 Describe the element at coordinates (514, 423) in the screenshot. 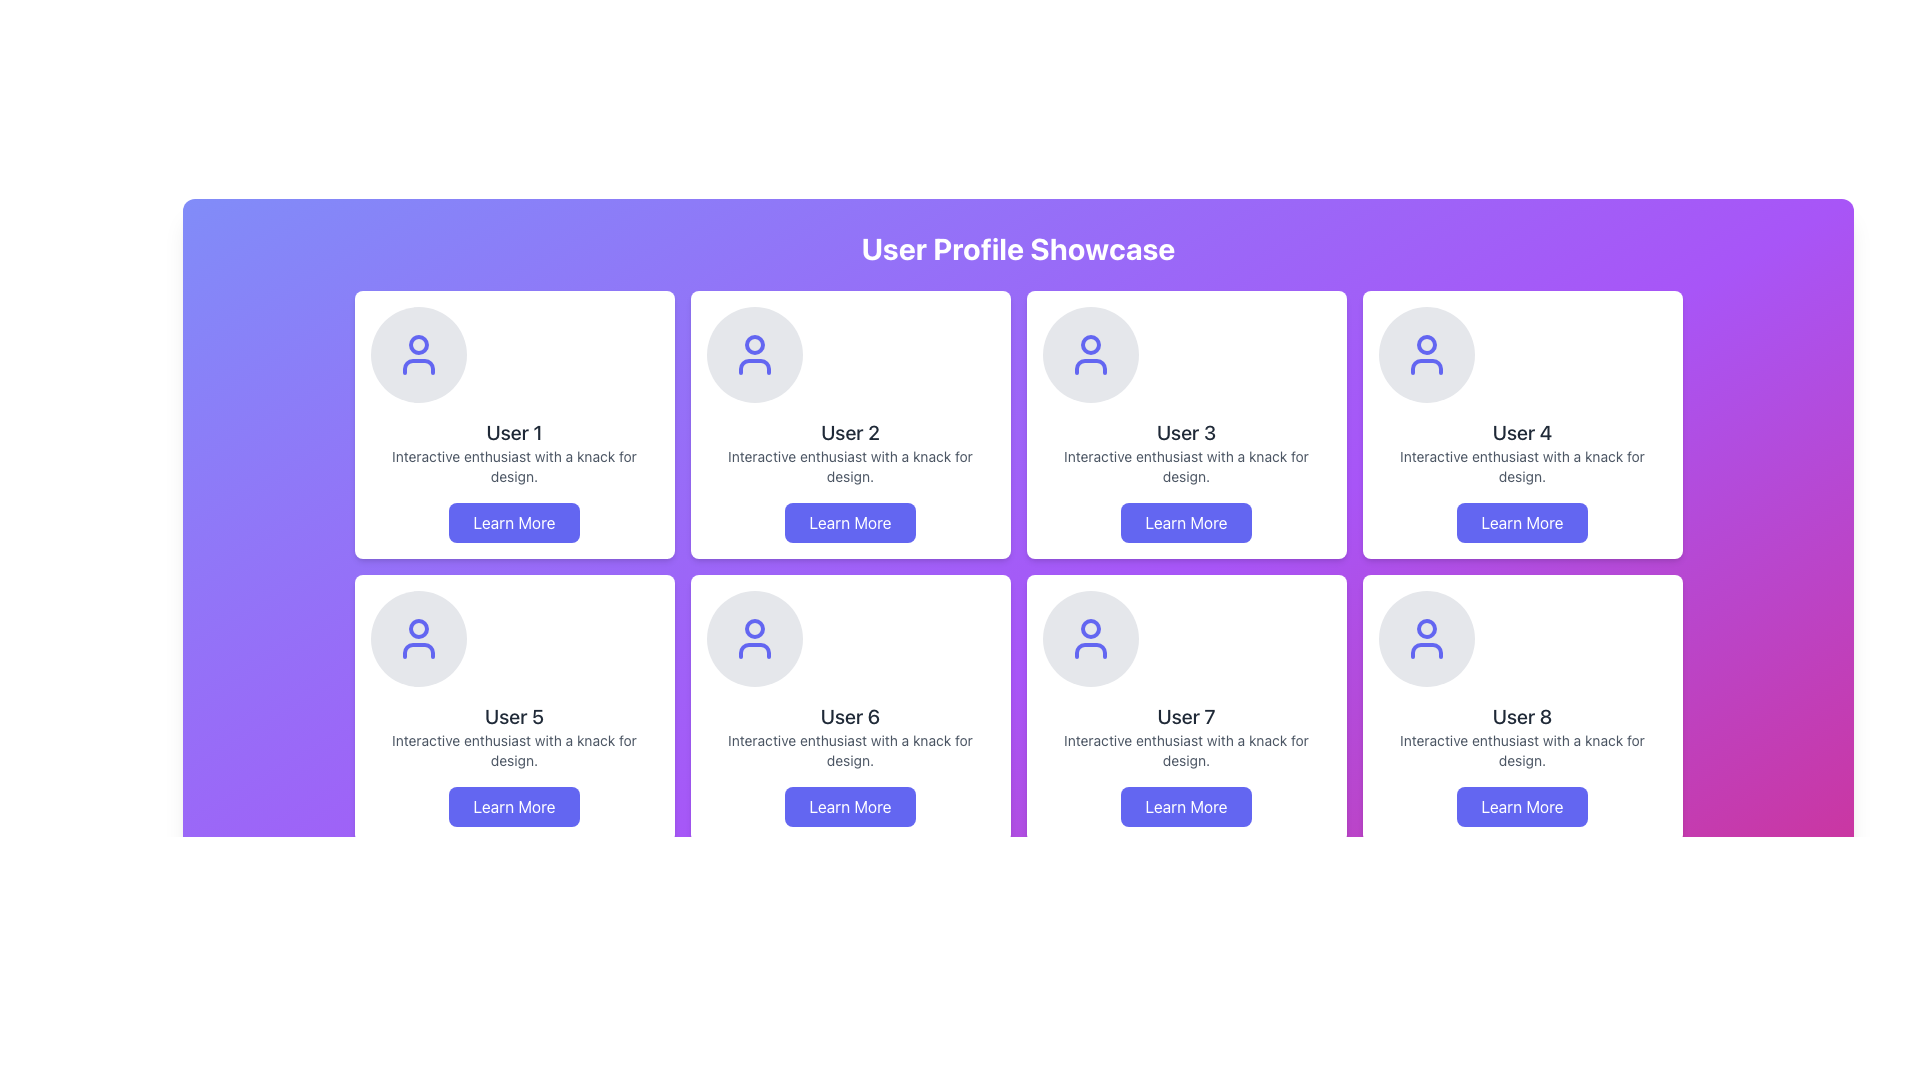

I see `the User Profile Card featuring a circular avatar, bold username 'User 1', description text, and 'Learn More' button, located in the first row and first column of the grid layout` at that location.